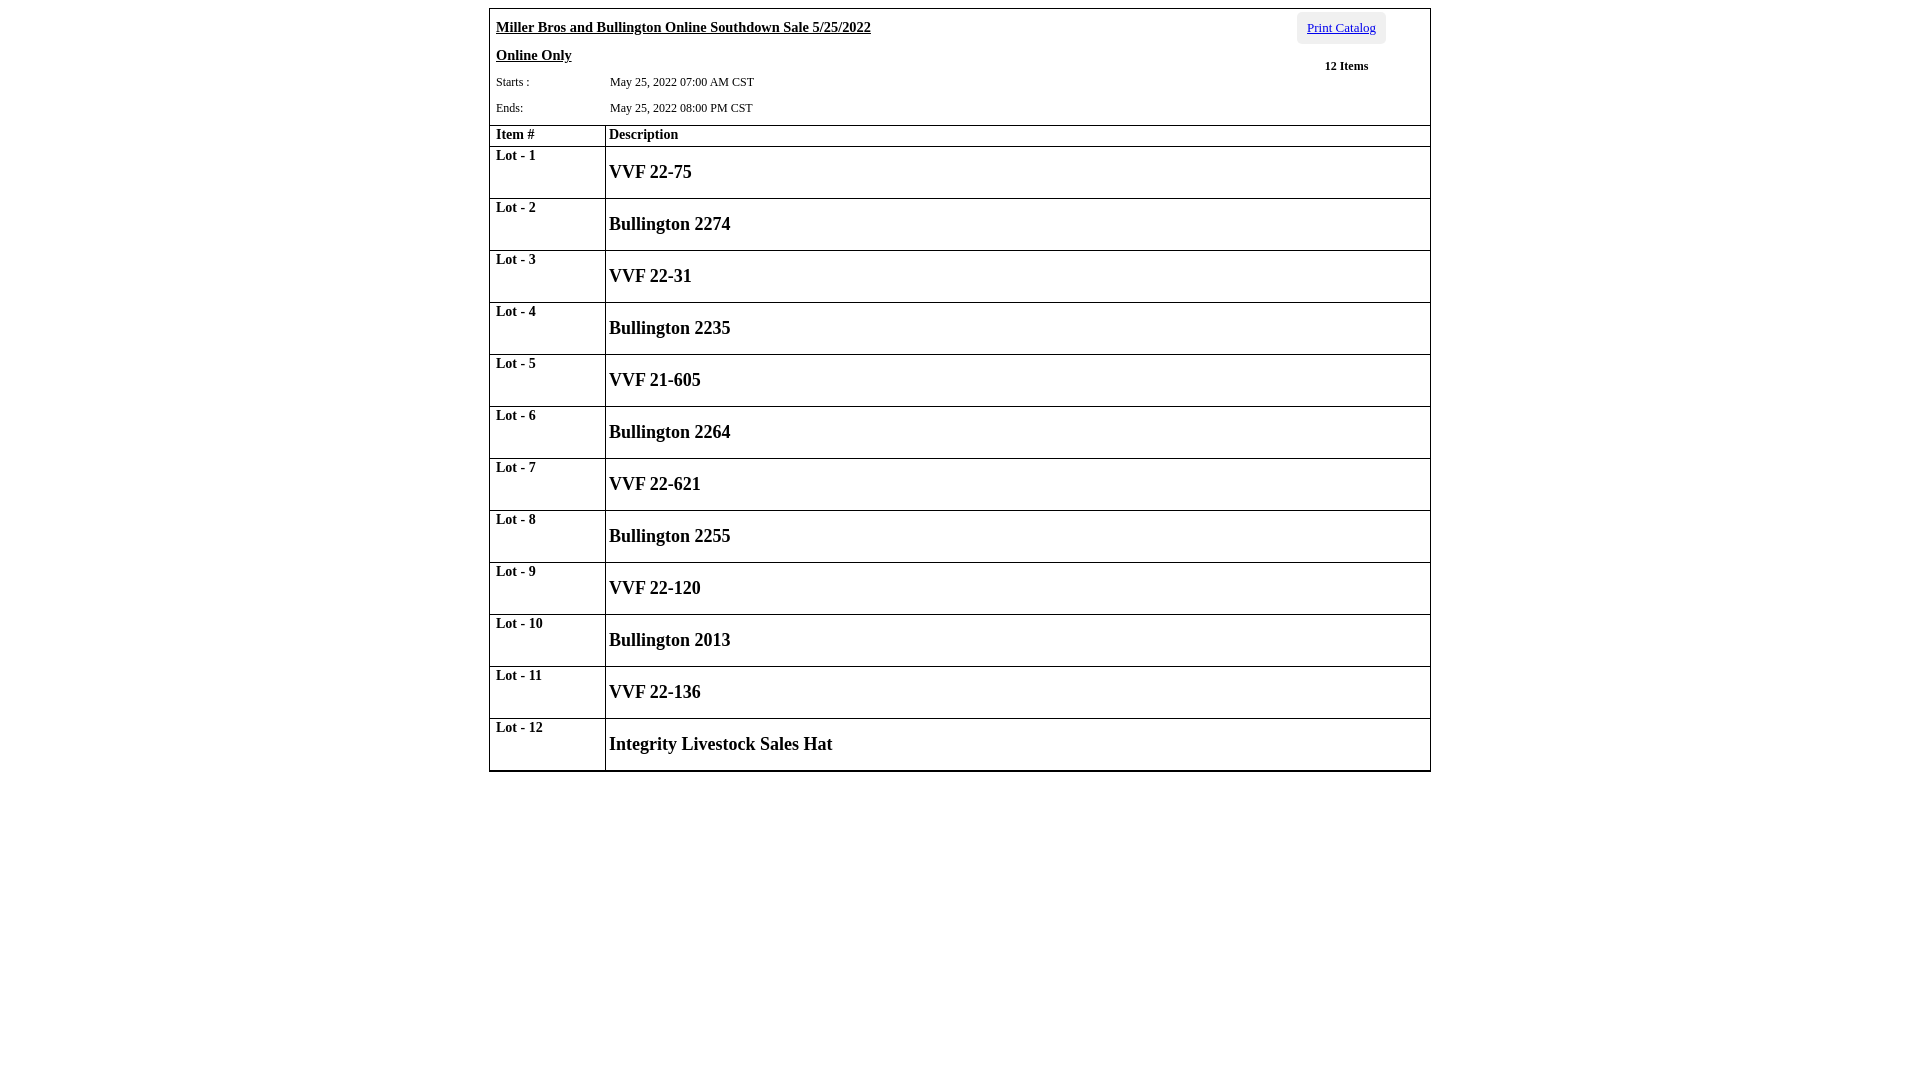 The width and height of the screenshot is (1920, 1080). I want to click on 'Print Catalog', so click(1296, 27).